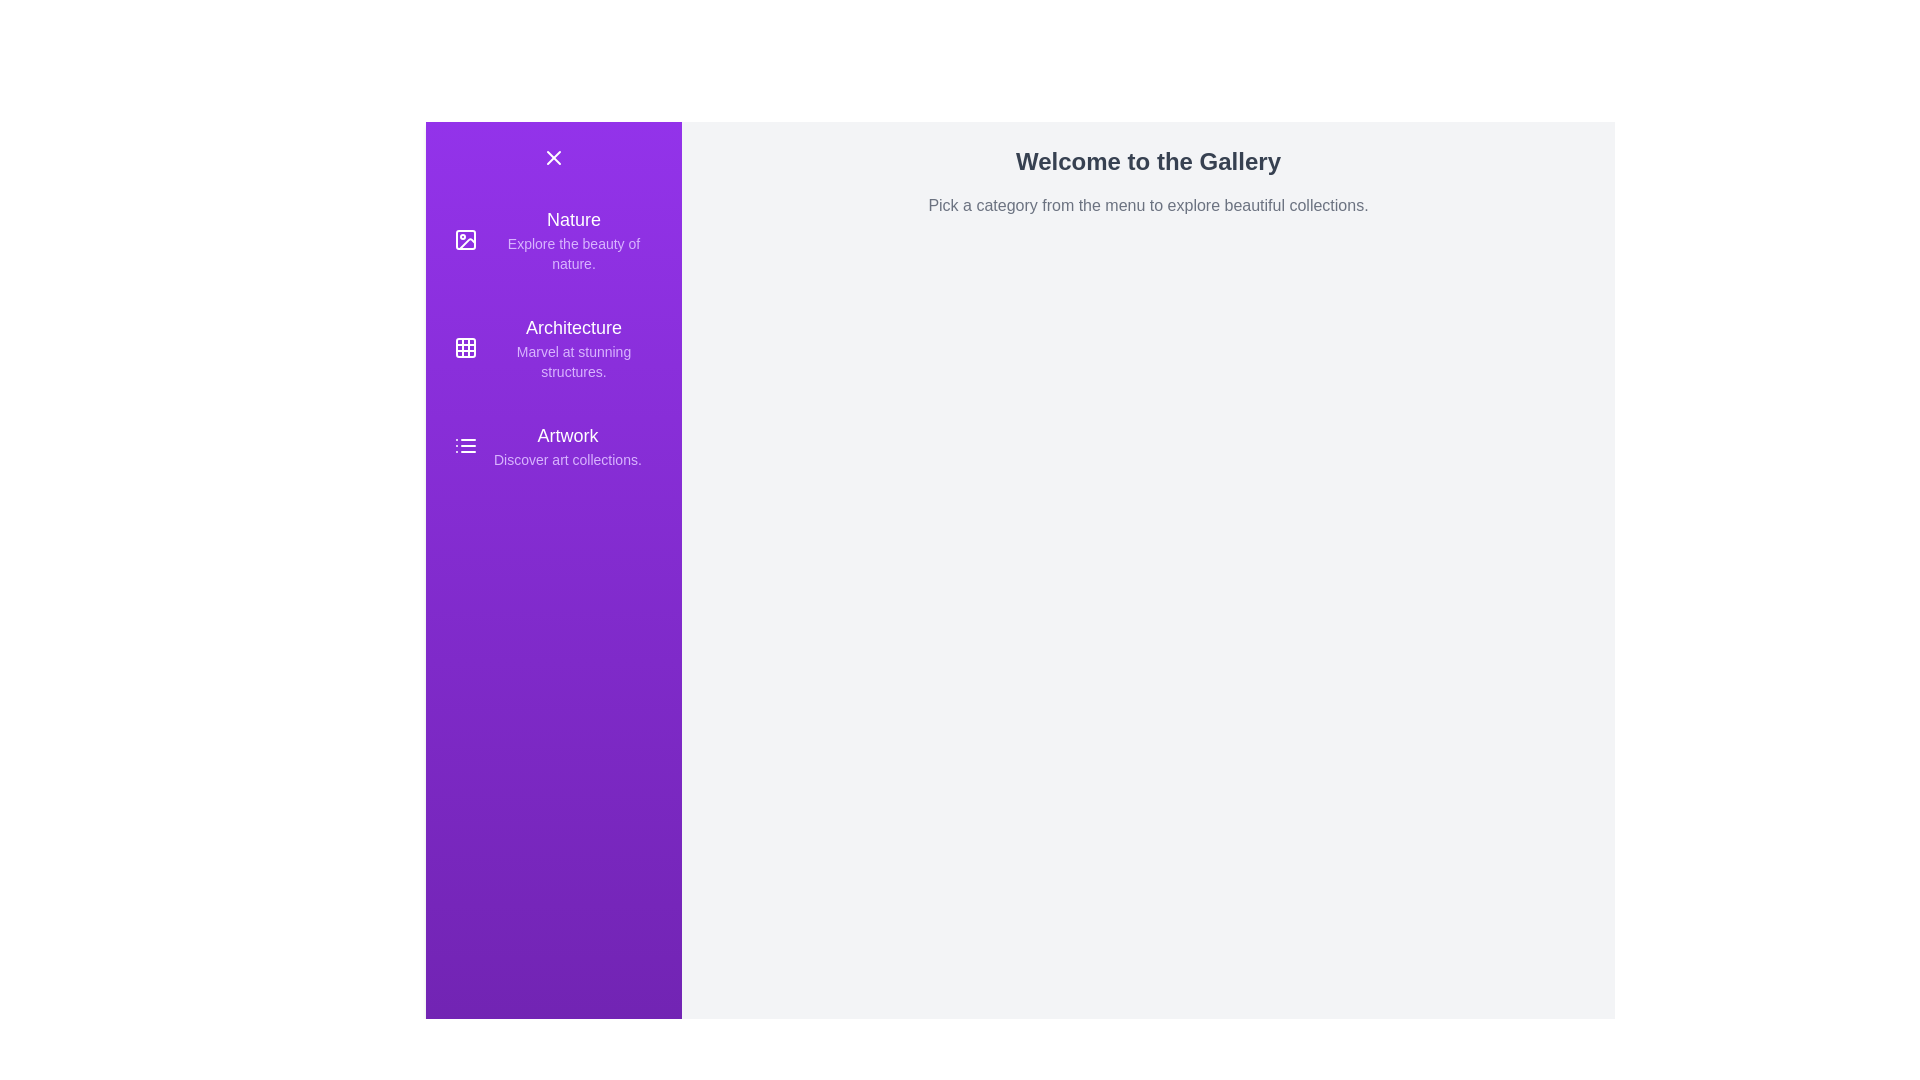  I want to click on the toggle button to toggle the drawer's state, so click(553, 157).